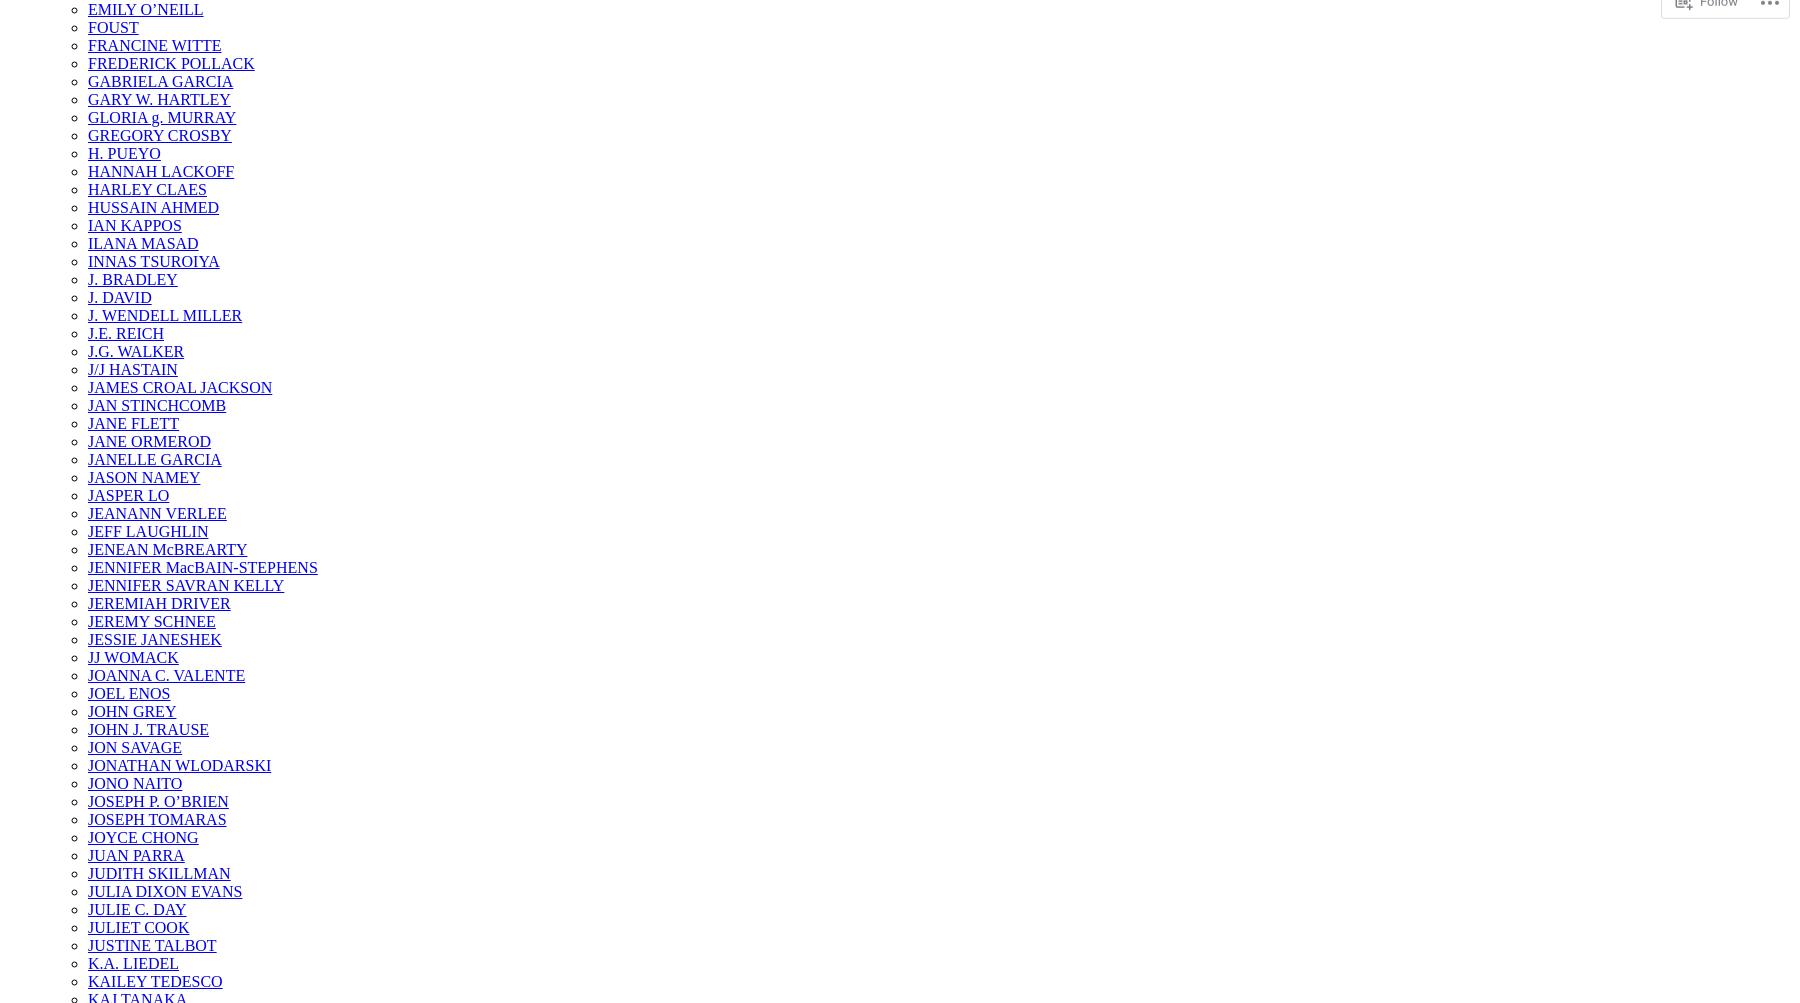  Describe the element at coordinates (87, 873) in the screenshot. I see `'JUDITH SKILLMAN'` at that location.